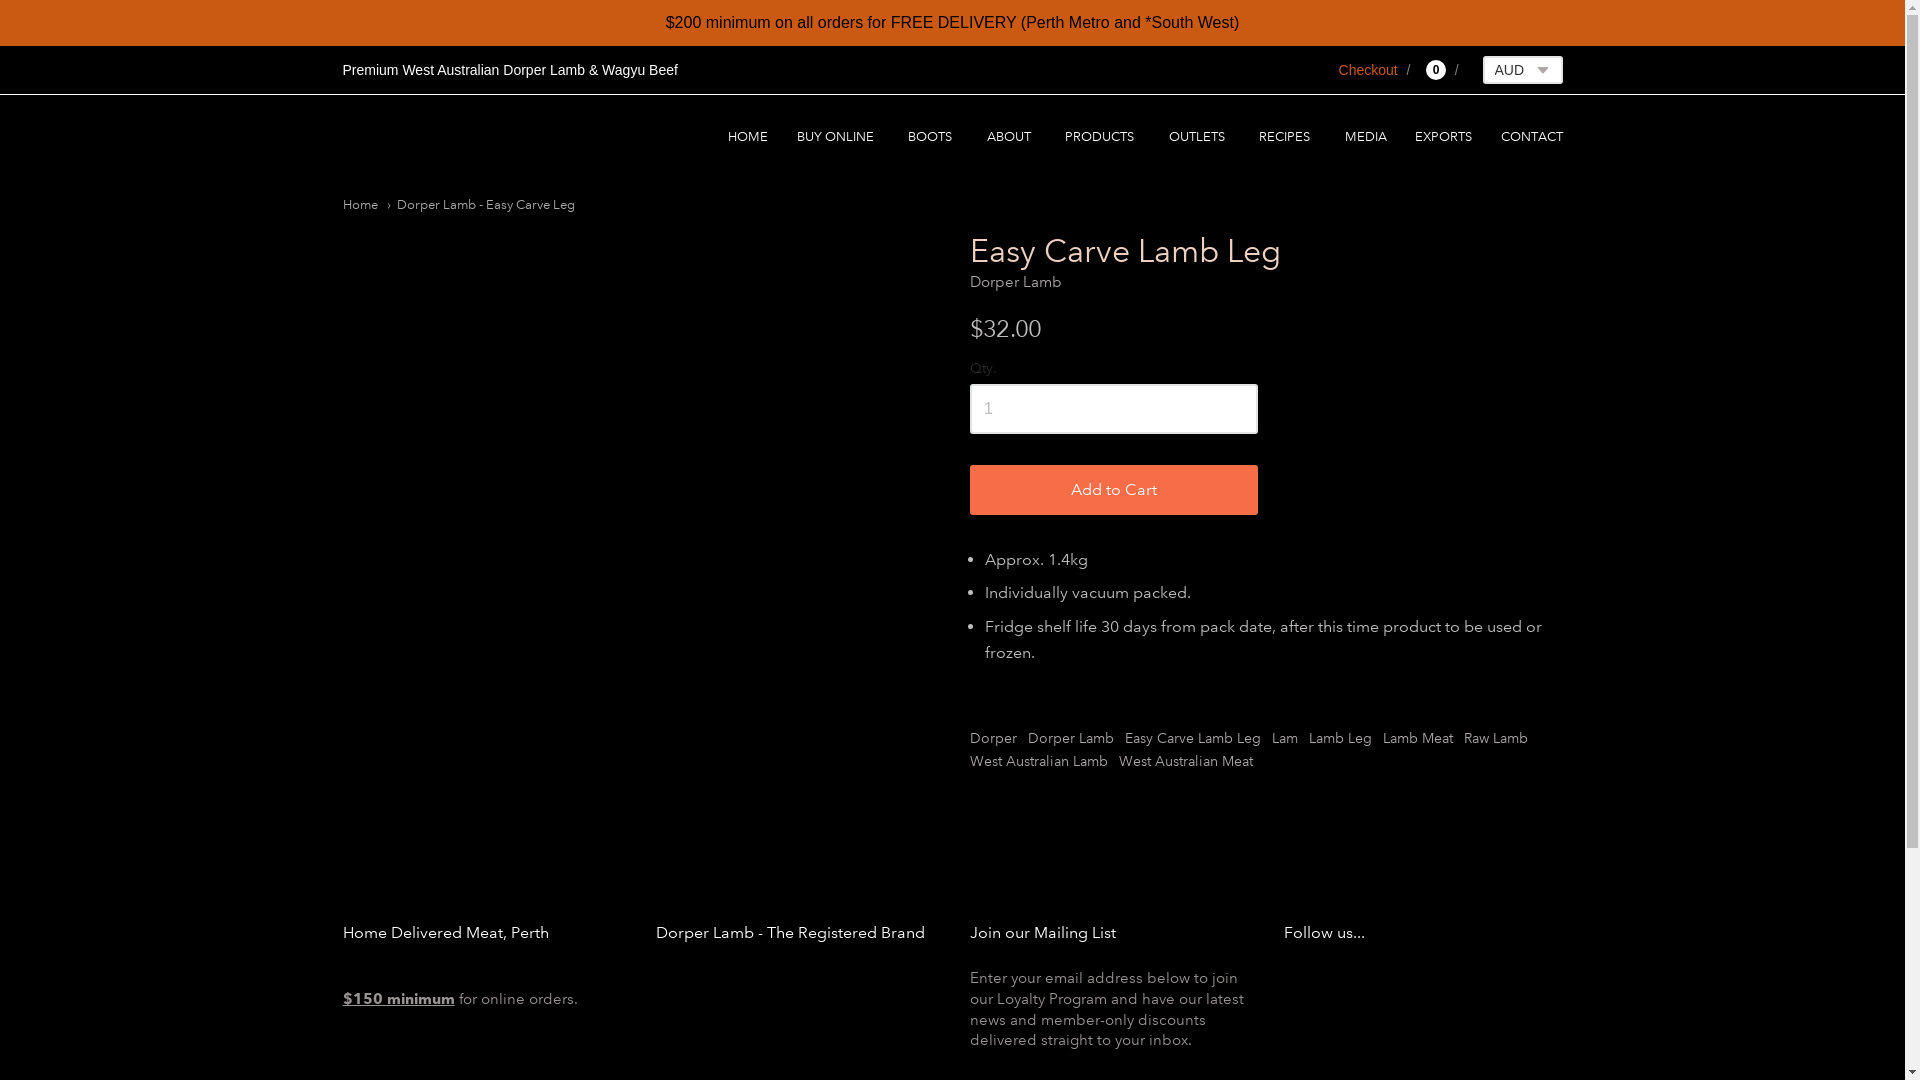 This screenshot has width=1920, height=1080. I want to click on 'PRODUCTS', so click(1051, 136).